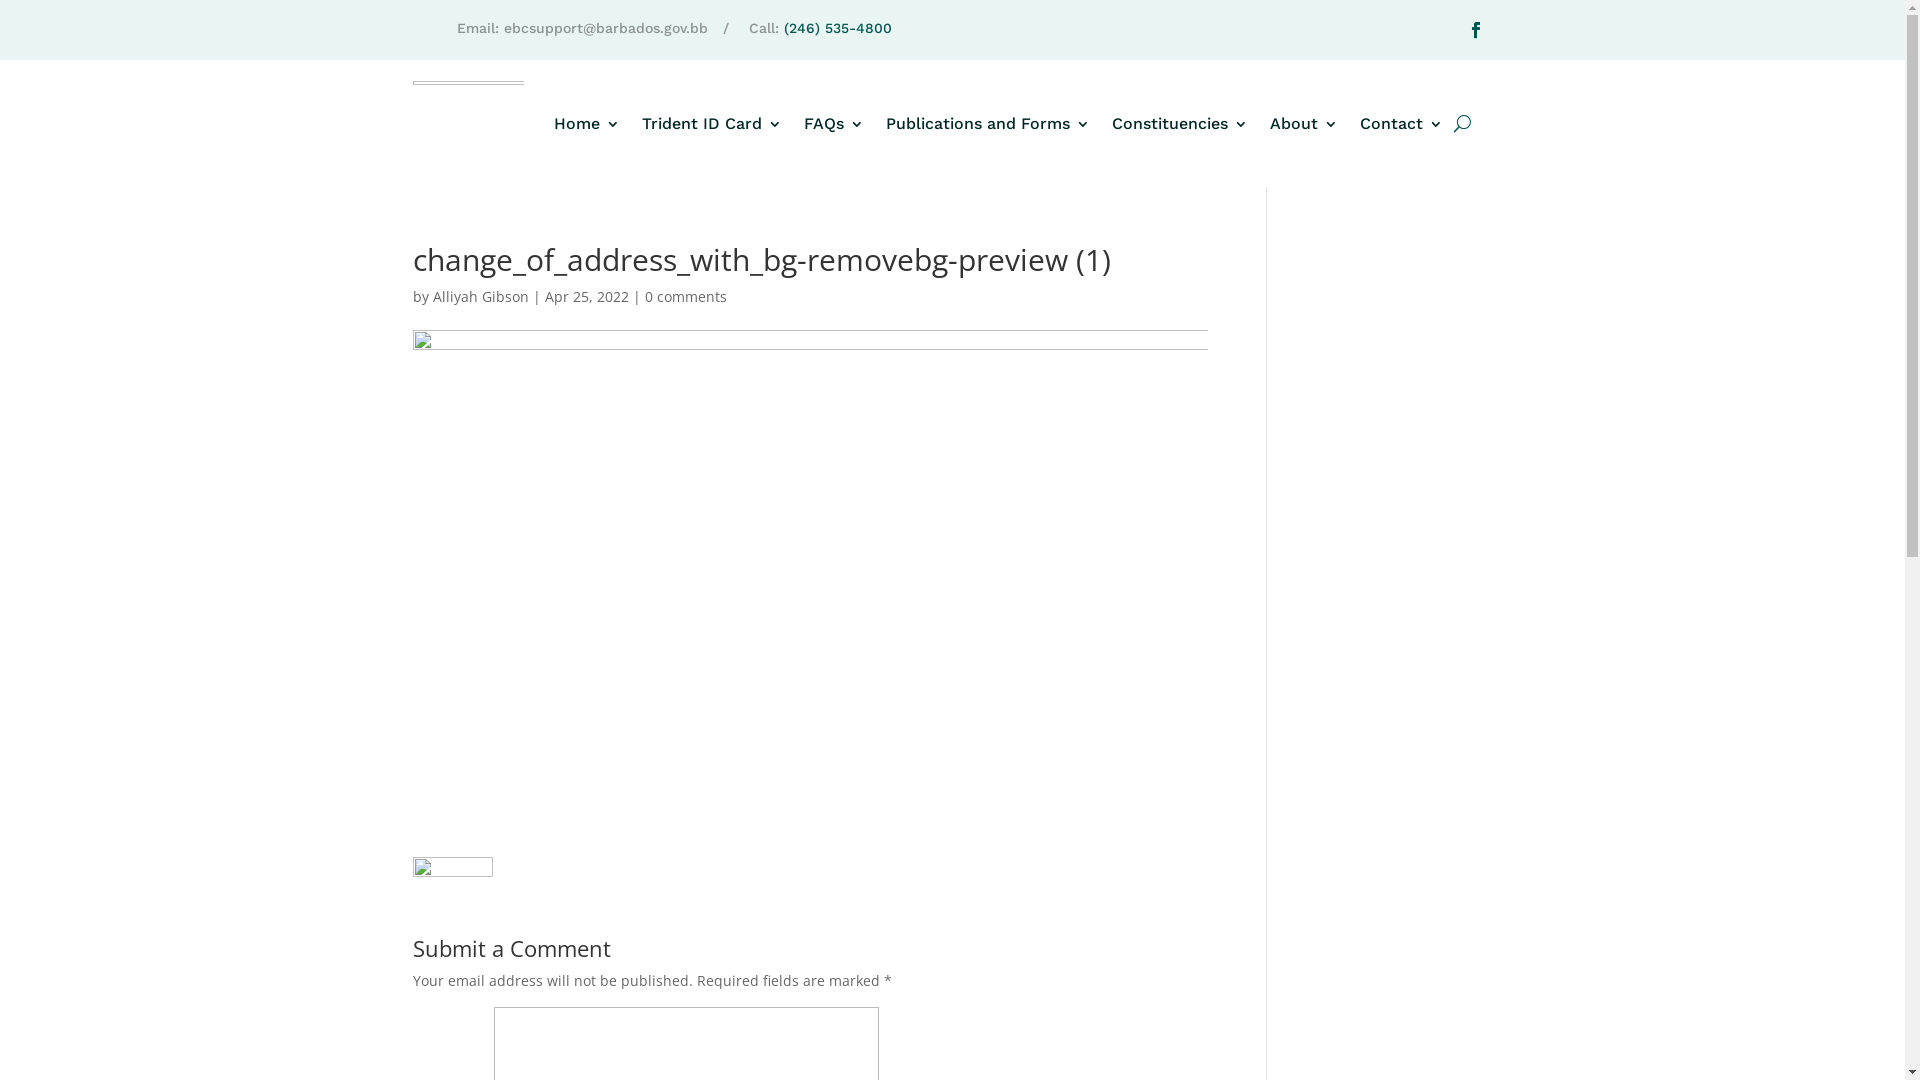  What do you see at coordinates (1304, 123) in the screenshot?
I see `'About'` at bounding box center [1304, 123].